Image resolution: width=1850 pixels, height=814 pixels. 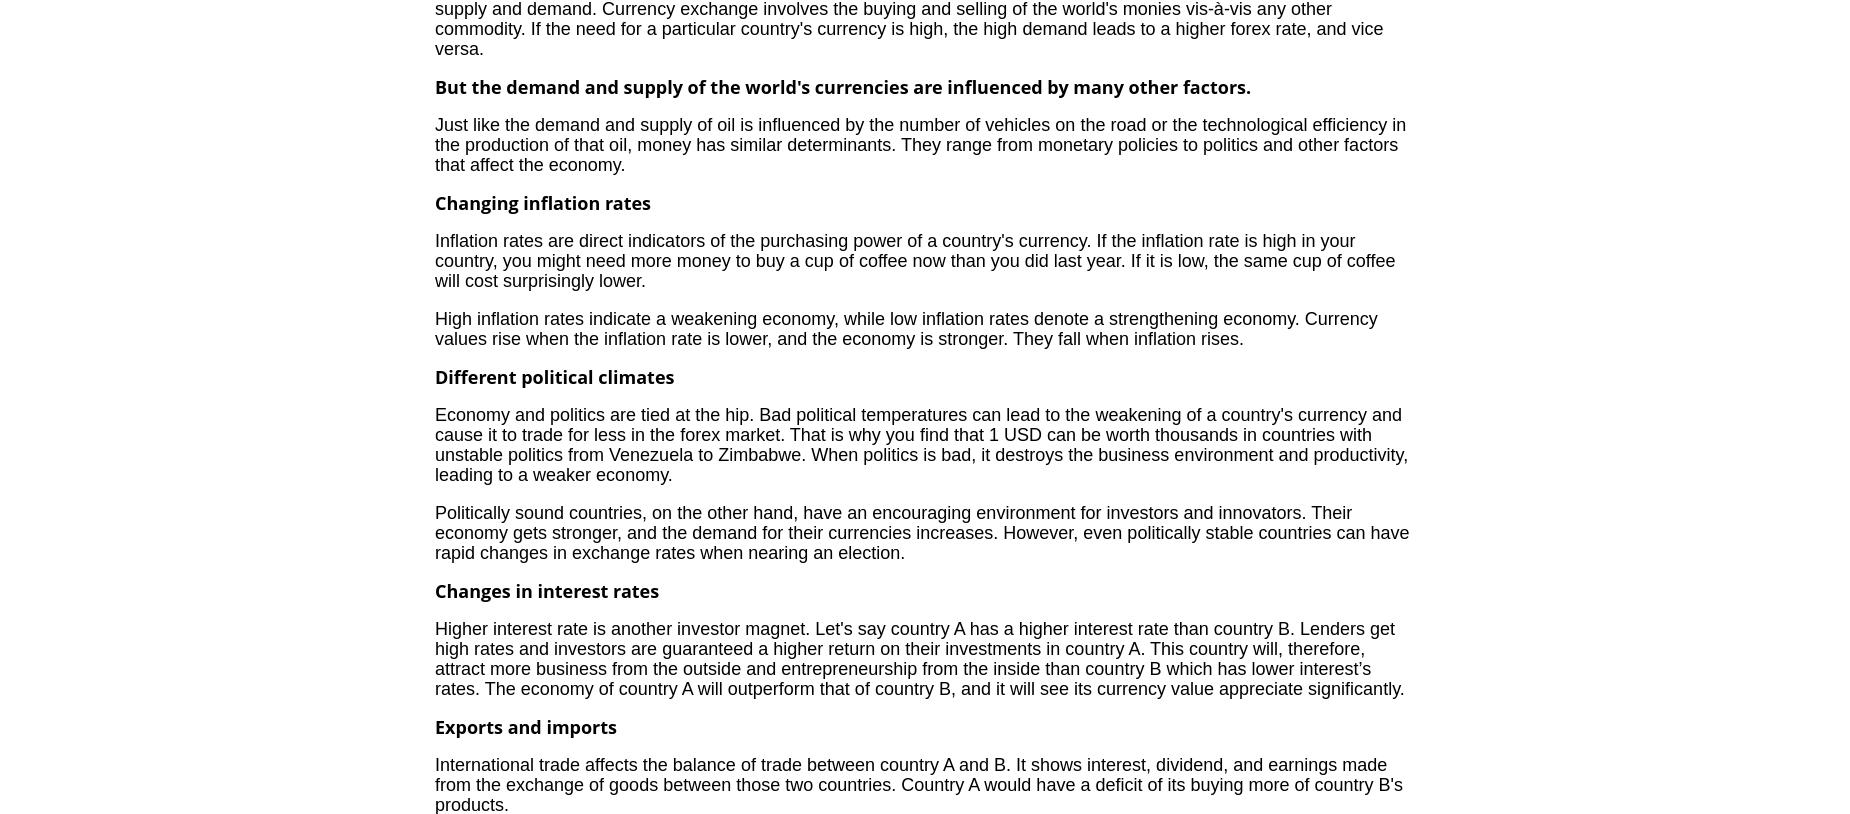 I want to click on 'Just like the demand and supply of oil is influenced by the number of vehicles on the road or the technological efficiency in the production of that oil, money has similar determinants. 
They range from monetary policies to politics and other factors that affect the economy.', so click(x=920, y=143).